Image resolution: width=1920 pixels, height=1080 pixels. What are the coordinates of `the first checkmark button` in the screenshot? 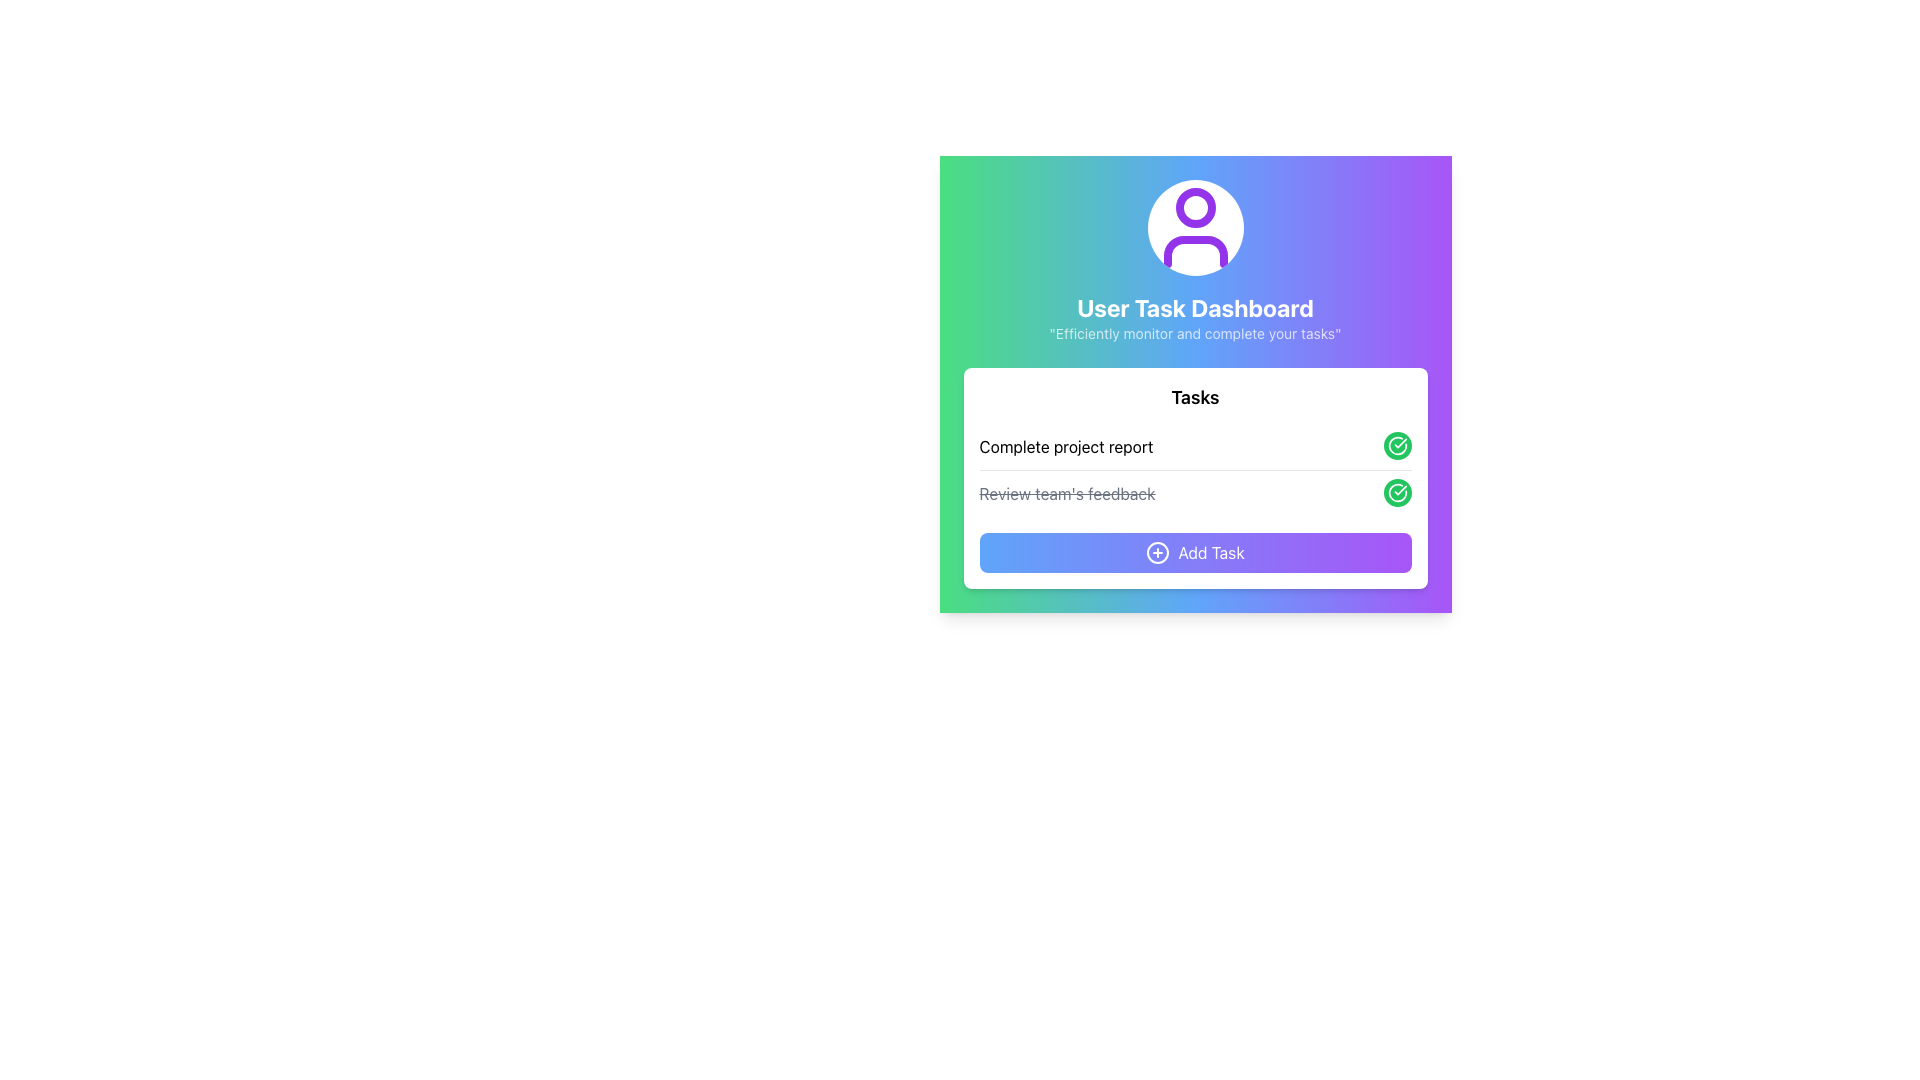 It's located at (1396, 446).